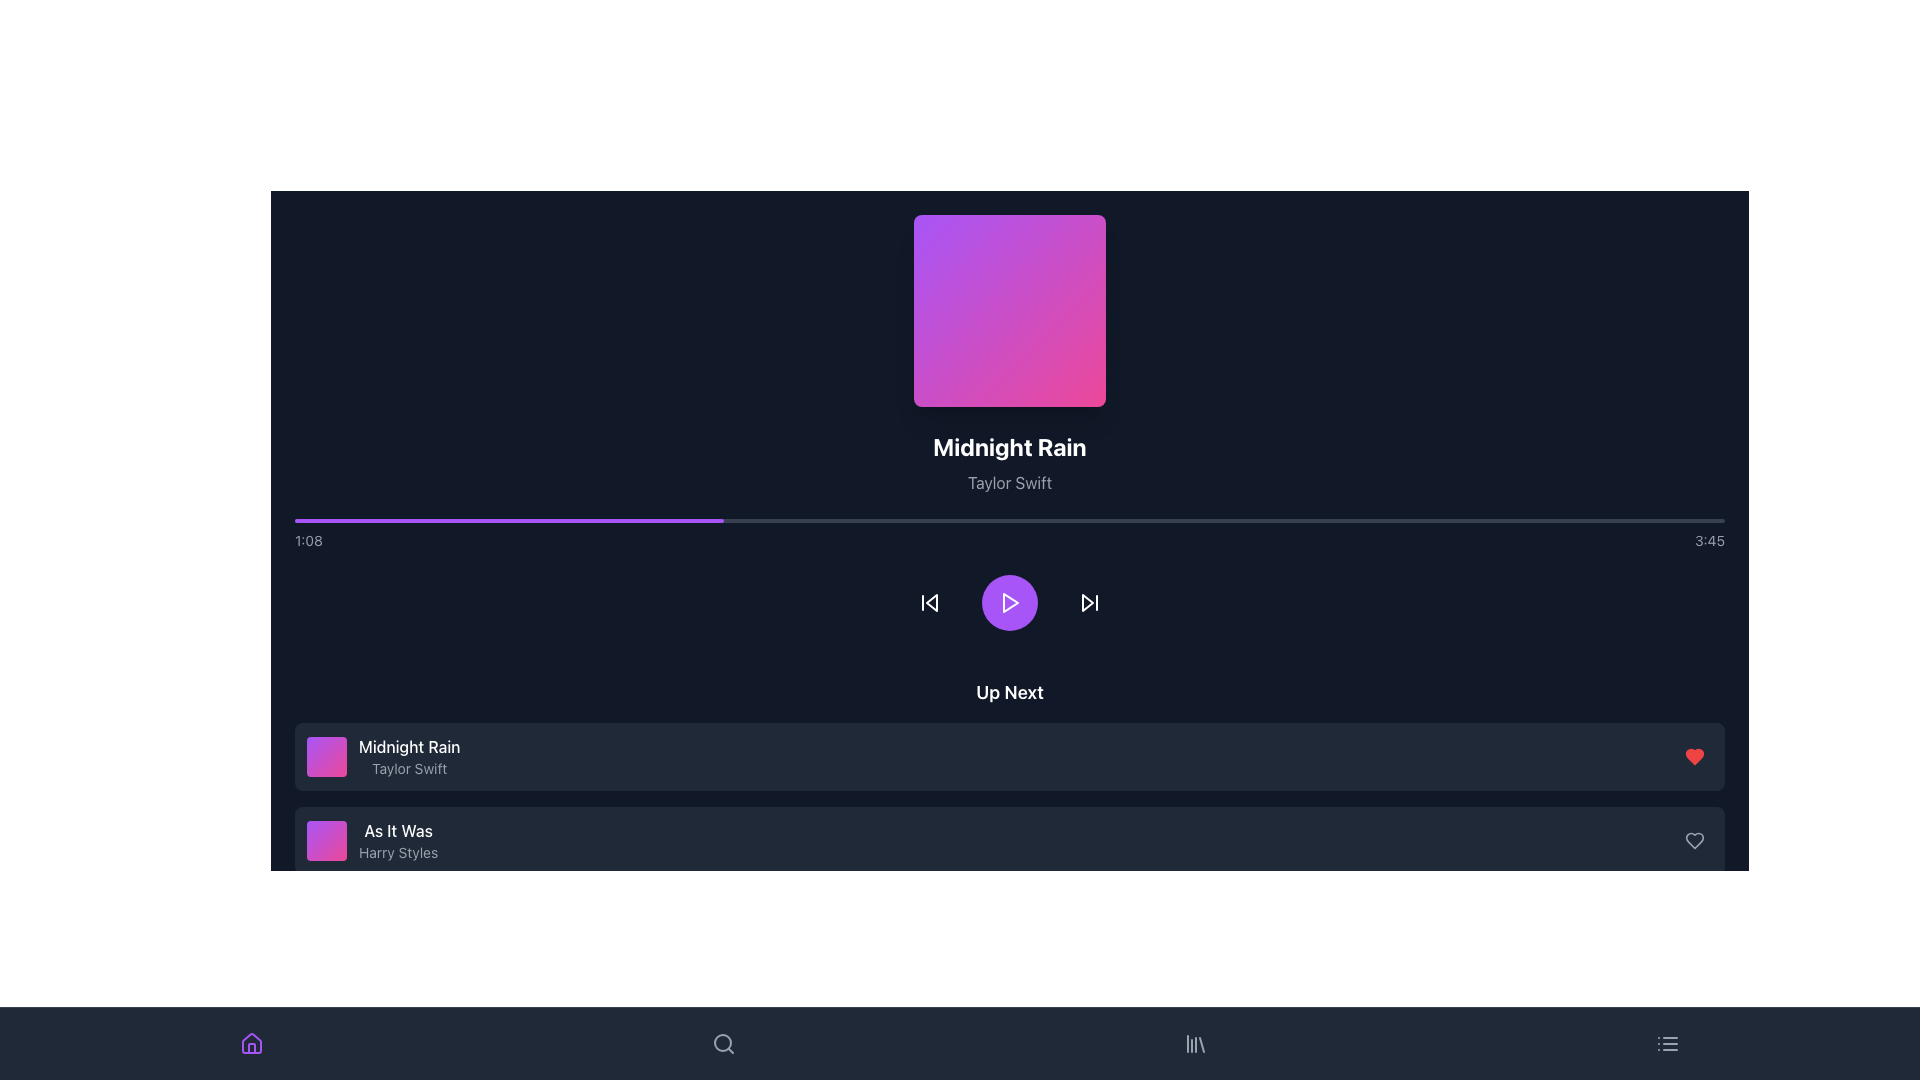 The image size is (1920, 1080). What do you see at coordinates (681, 519) in the screenshot?
I see `the progress bar` at bounding box center [681, 519].